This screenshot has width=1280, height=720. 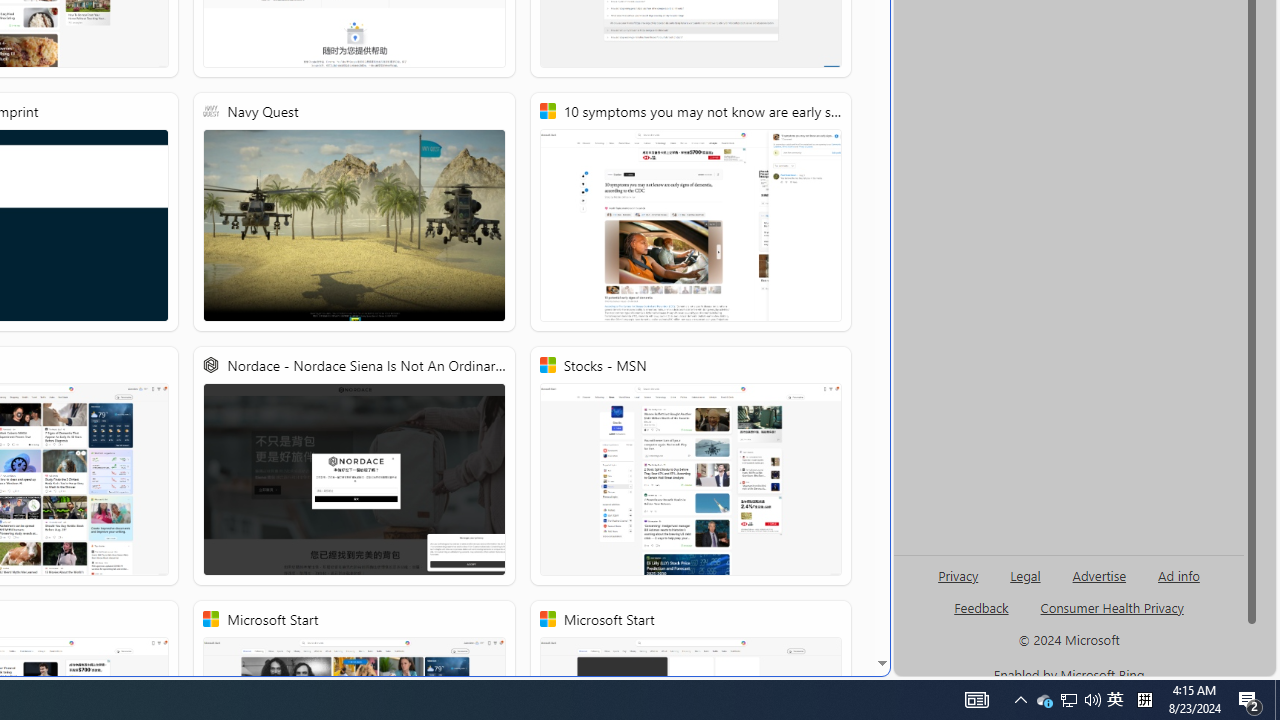 What do you see at coordinates (981, 606) in the screenshot?
I see `'AutomationID: sb_feedback'` at bounding box center [981, 606].